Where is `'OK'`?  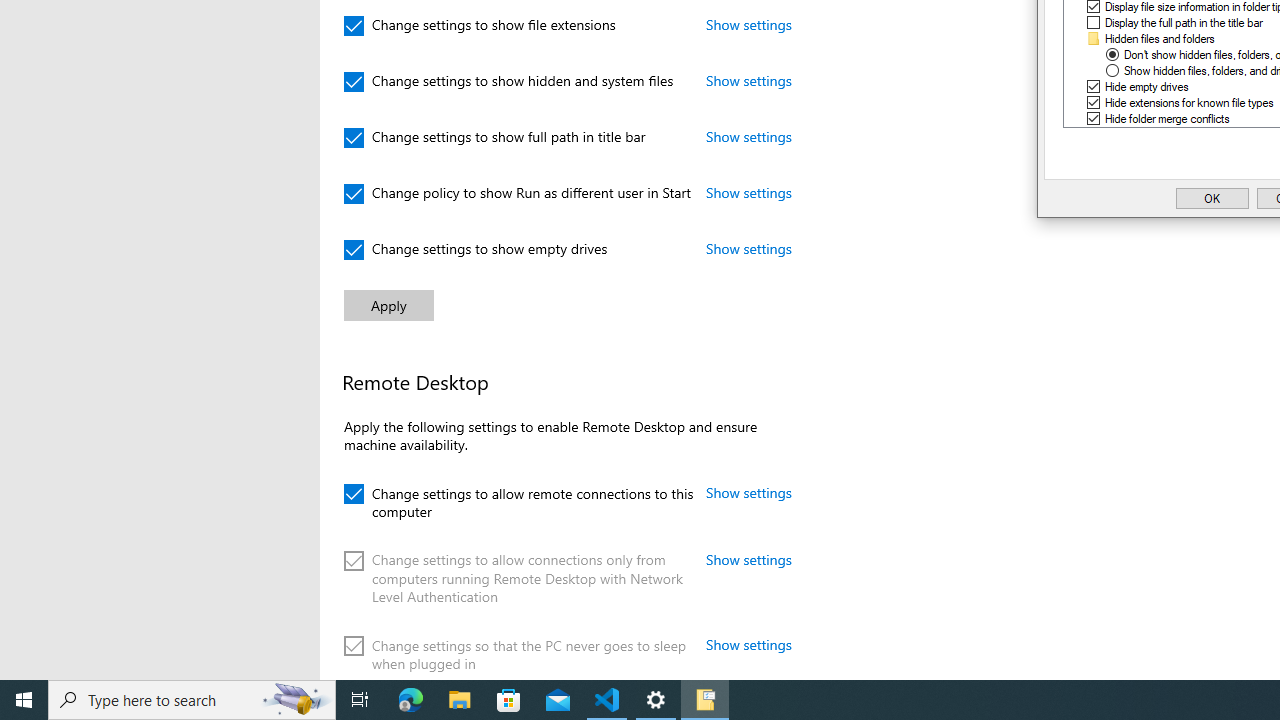 'OK' is located at coordinates (1211, 198).